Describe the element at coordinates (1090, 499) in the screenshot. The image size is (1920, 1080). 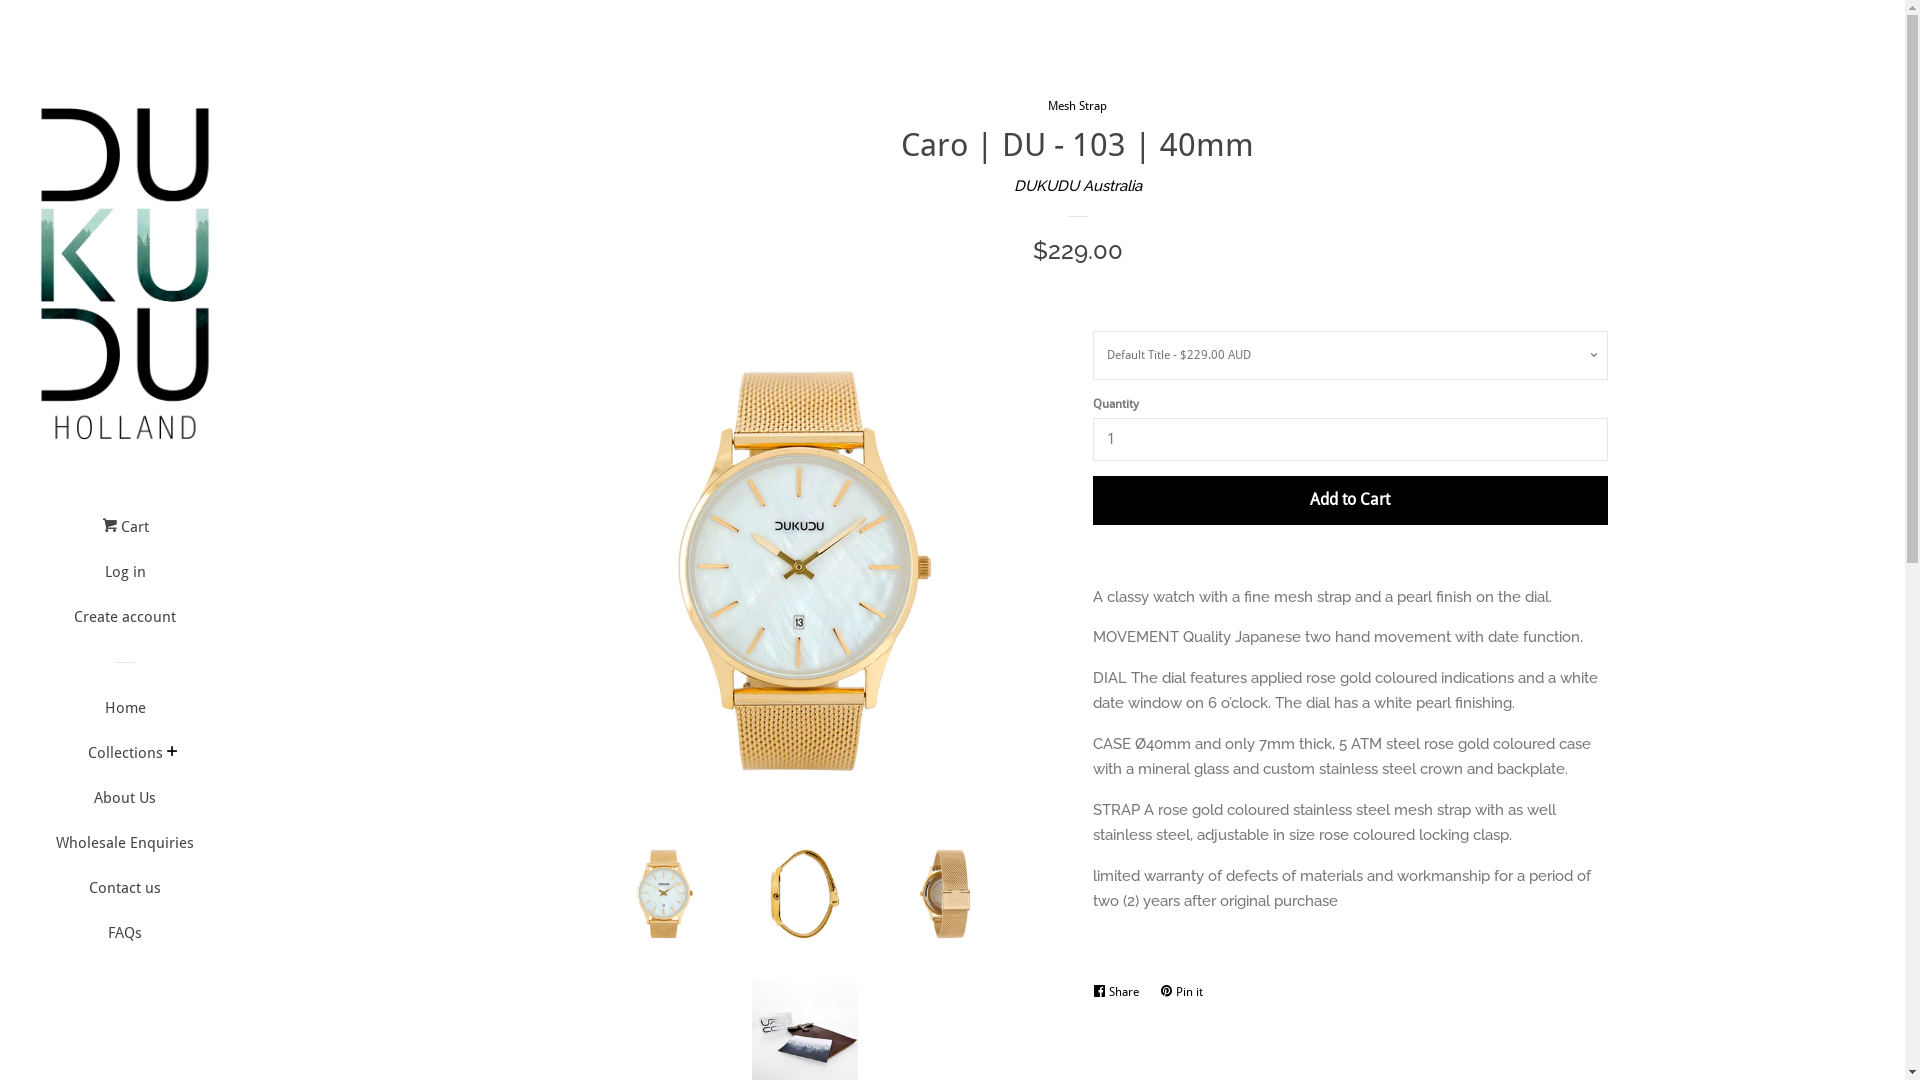
I see `'Add to Cart'` at that location.